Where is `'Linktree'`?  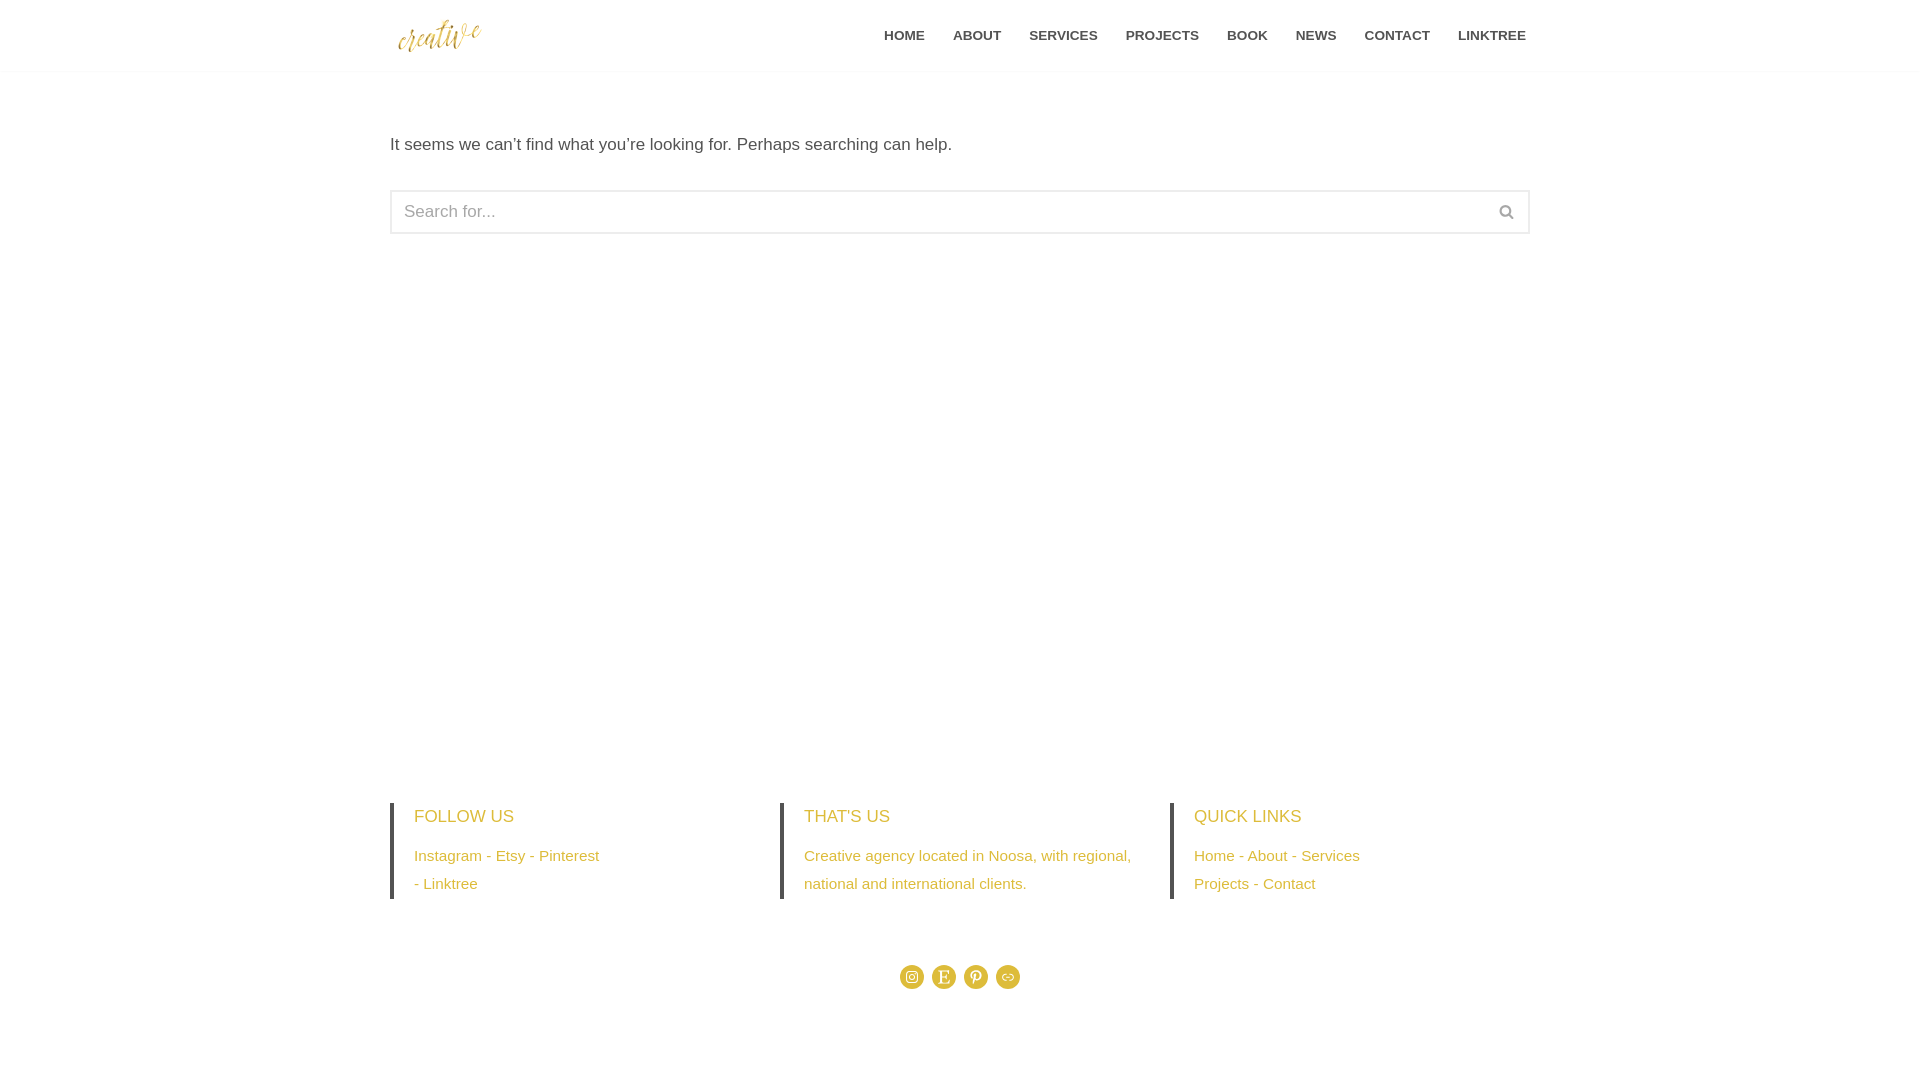 'Linktree' is located at coordinates (449, 882).